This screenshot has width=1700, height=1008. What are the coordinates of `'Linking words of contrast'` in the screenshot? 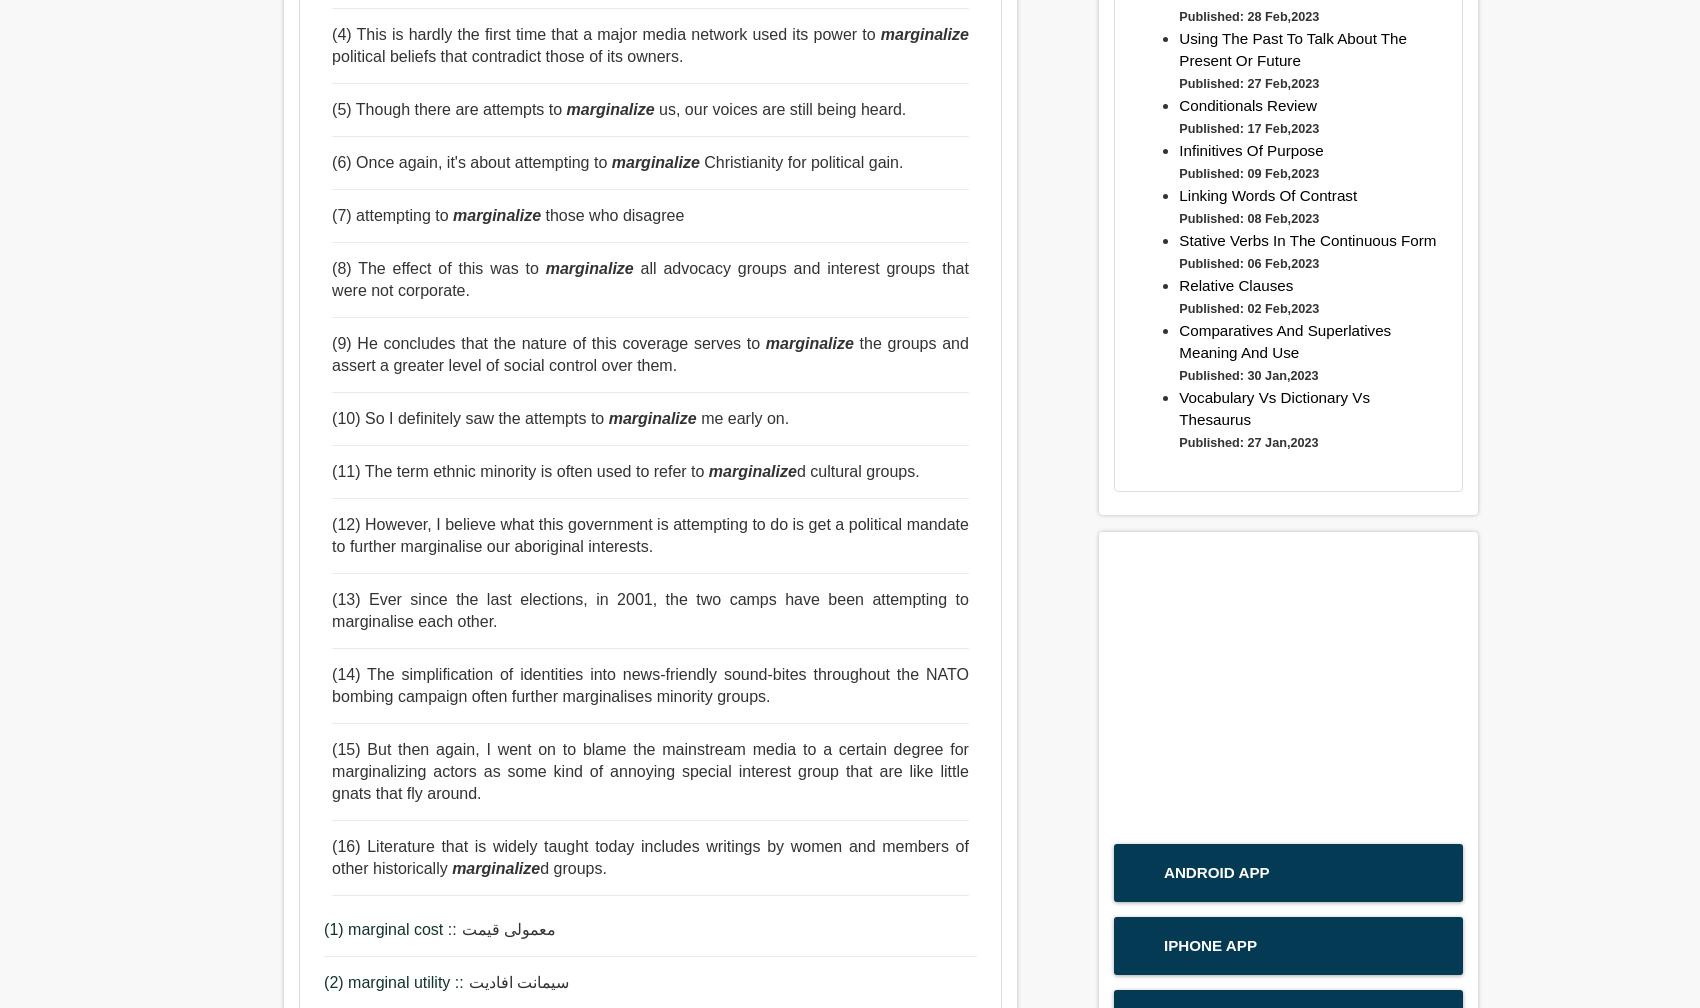 It's located at (1267, 194).